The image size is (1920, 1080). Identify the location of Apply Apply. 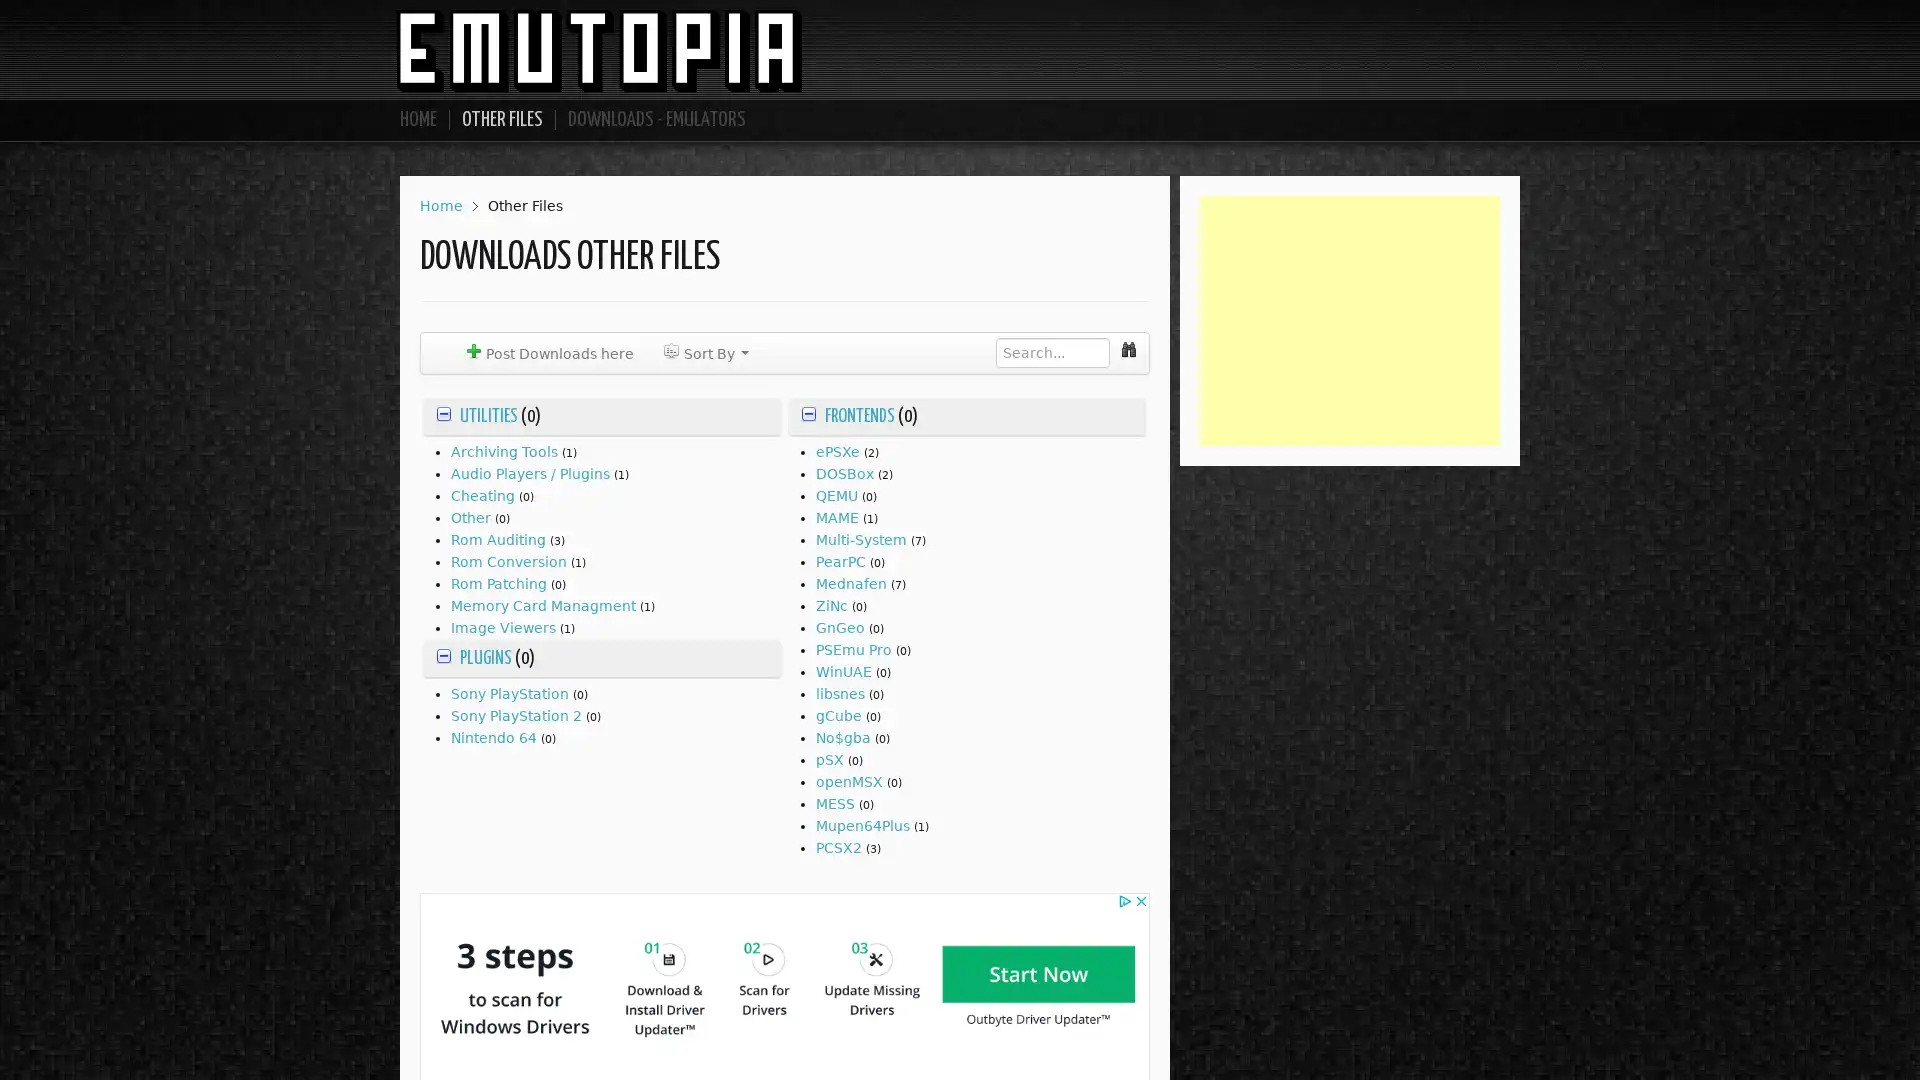
(1030, 410).